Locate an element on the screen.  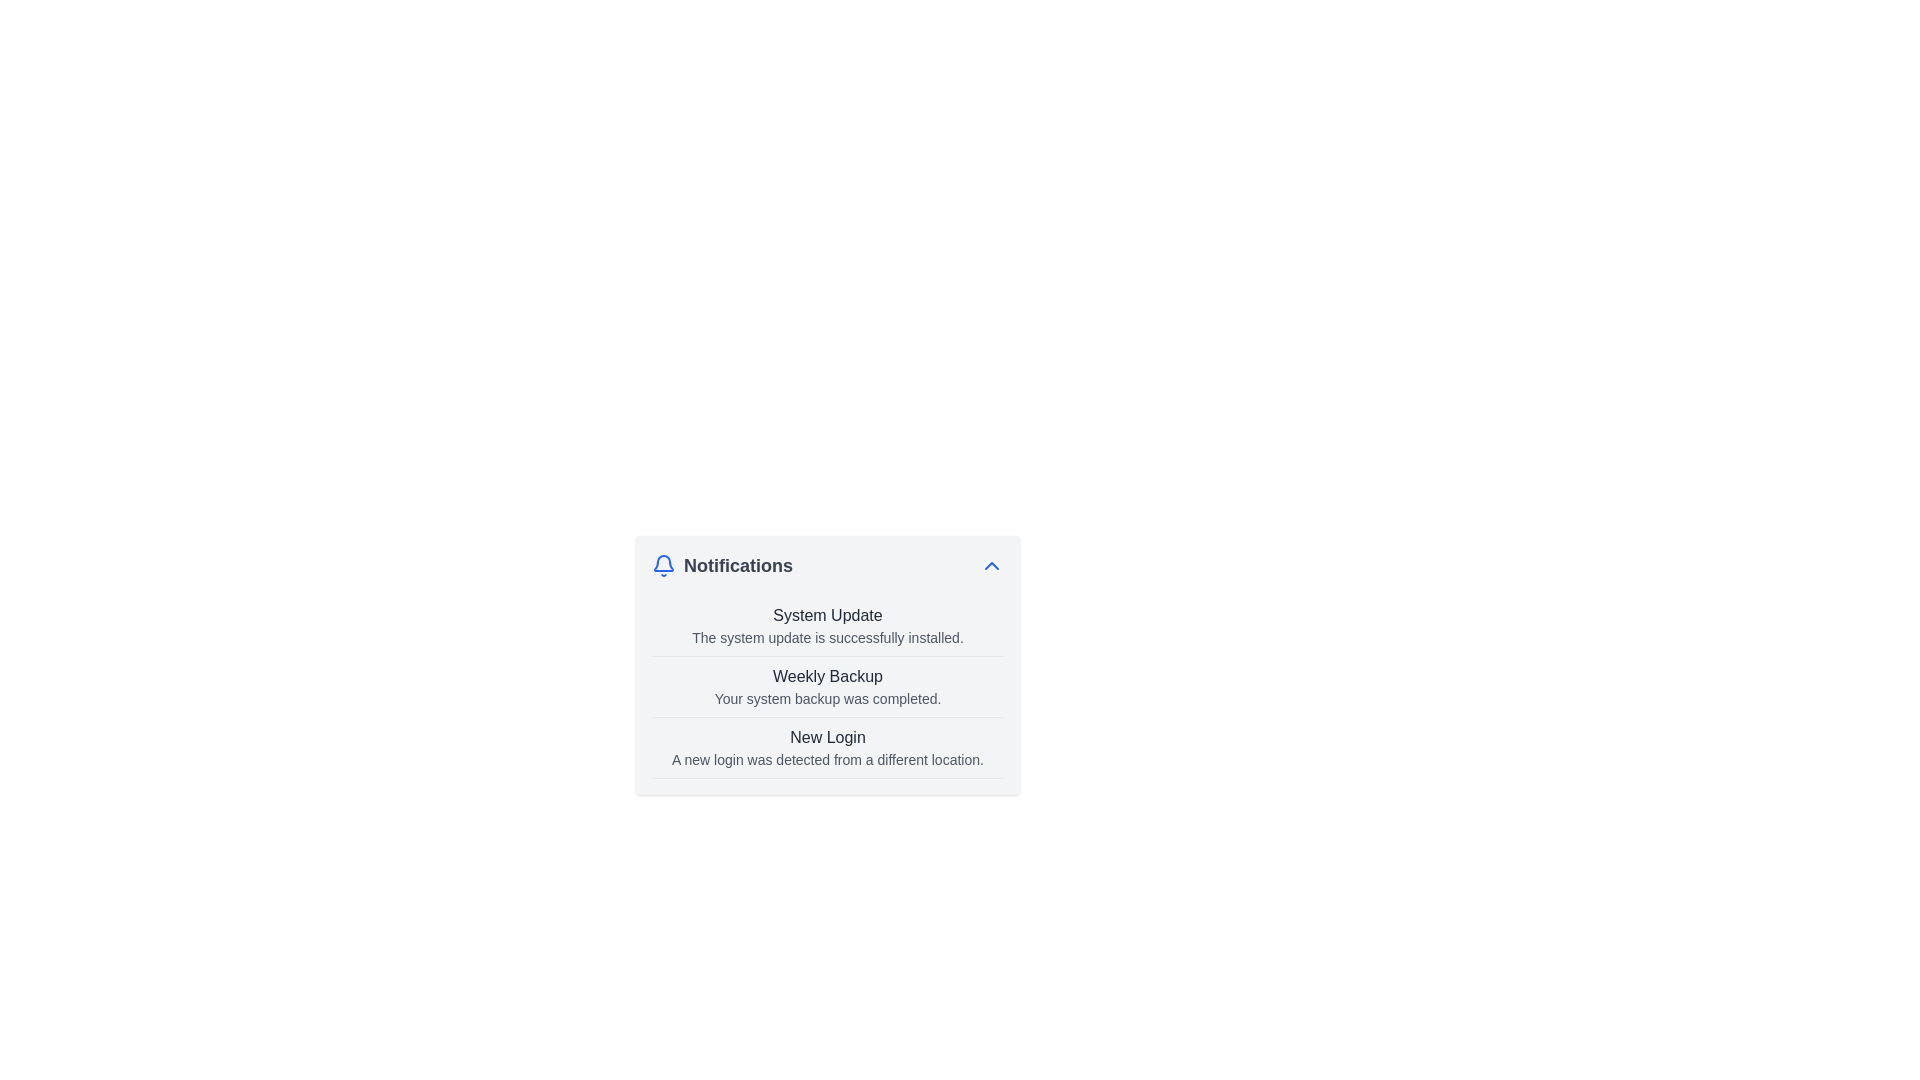
the upward-pointing chevron icon with blue coloring in the notifications section header is located at coordinates (992, 566).